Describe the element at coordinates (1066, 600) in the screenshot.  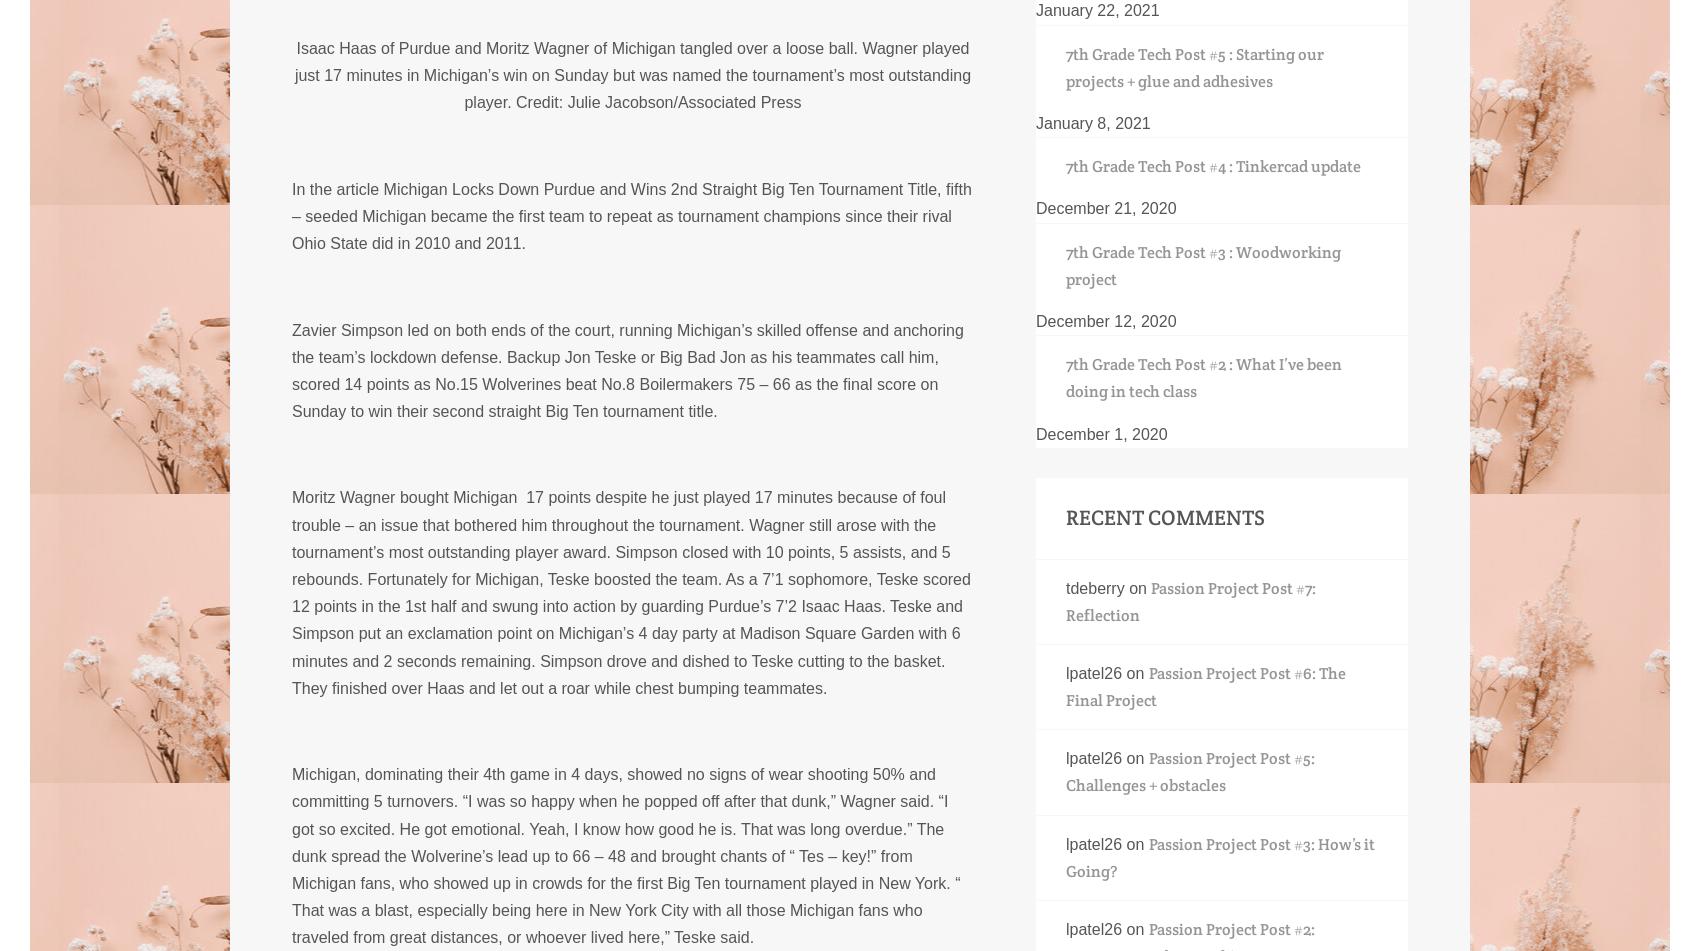
I see `'Passion Project Post #7: Reflection'` at that location.